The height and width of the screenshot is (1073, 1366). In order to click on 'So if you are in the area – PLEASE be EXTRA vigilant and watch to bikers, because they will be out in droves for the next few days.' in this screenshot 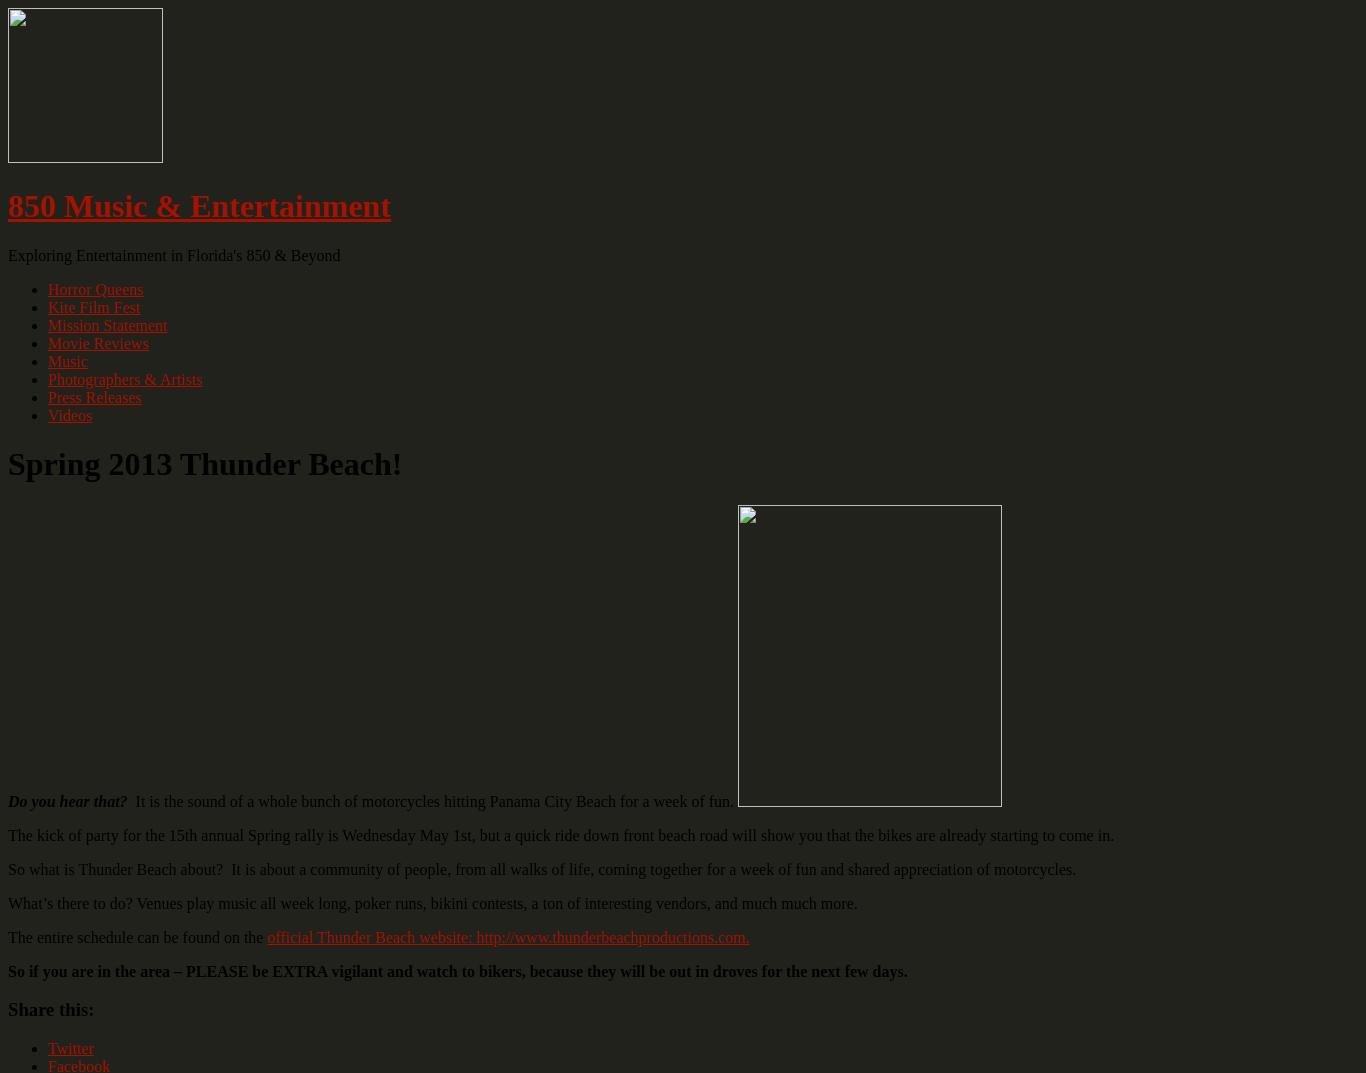, I will do `click(459, 969)`.